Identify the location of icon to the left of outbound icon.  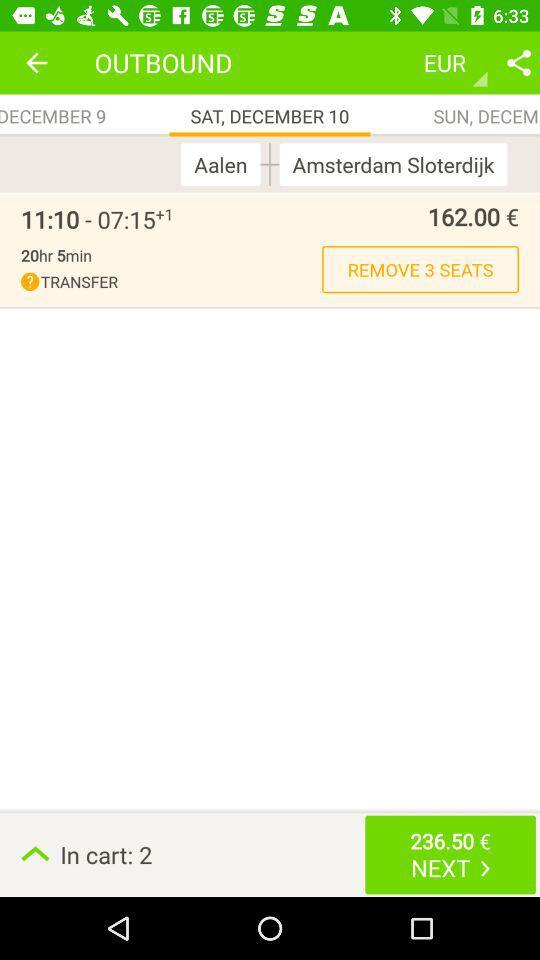
(36, 62).